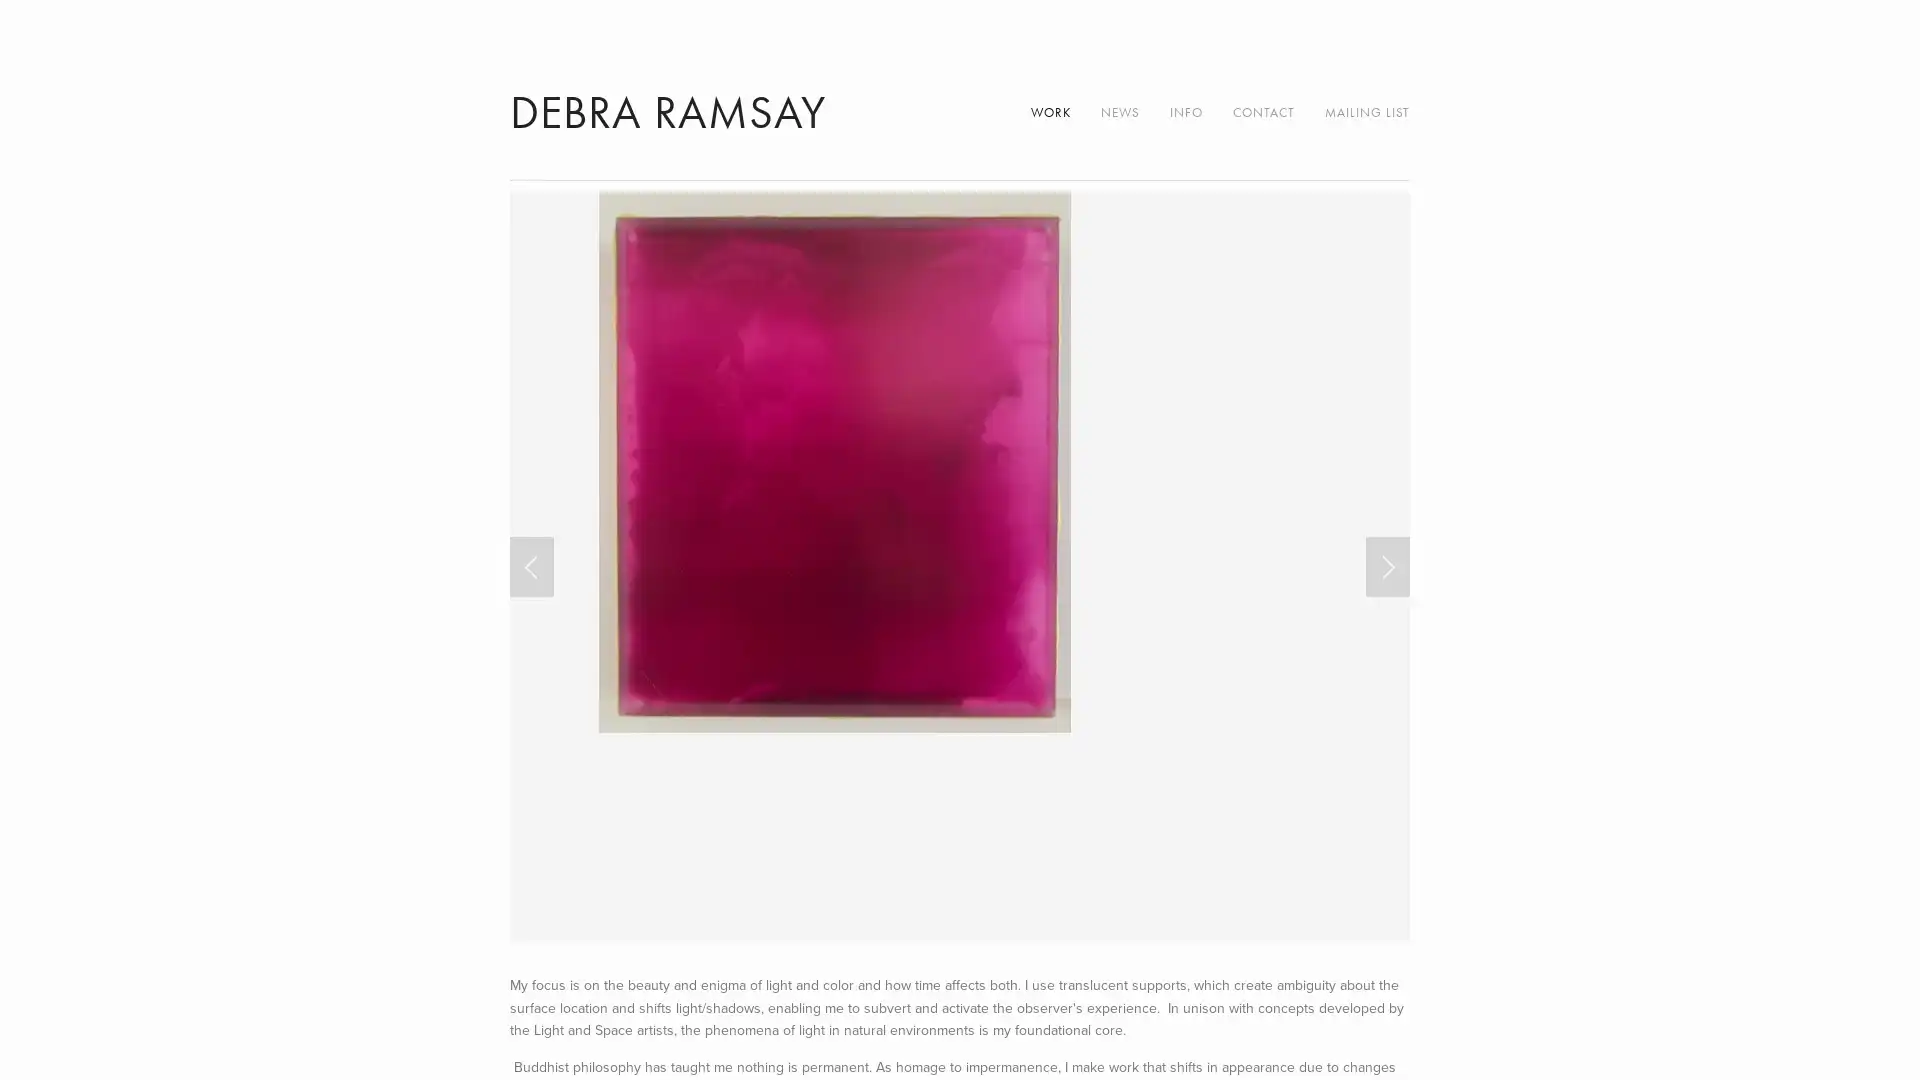  I want to click on Previous Slide, so click(532, 566).